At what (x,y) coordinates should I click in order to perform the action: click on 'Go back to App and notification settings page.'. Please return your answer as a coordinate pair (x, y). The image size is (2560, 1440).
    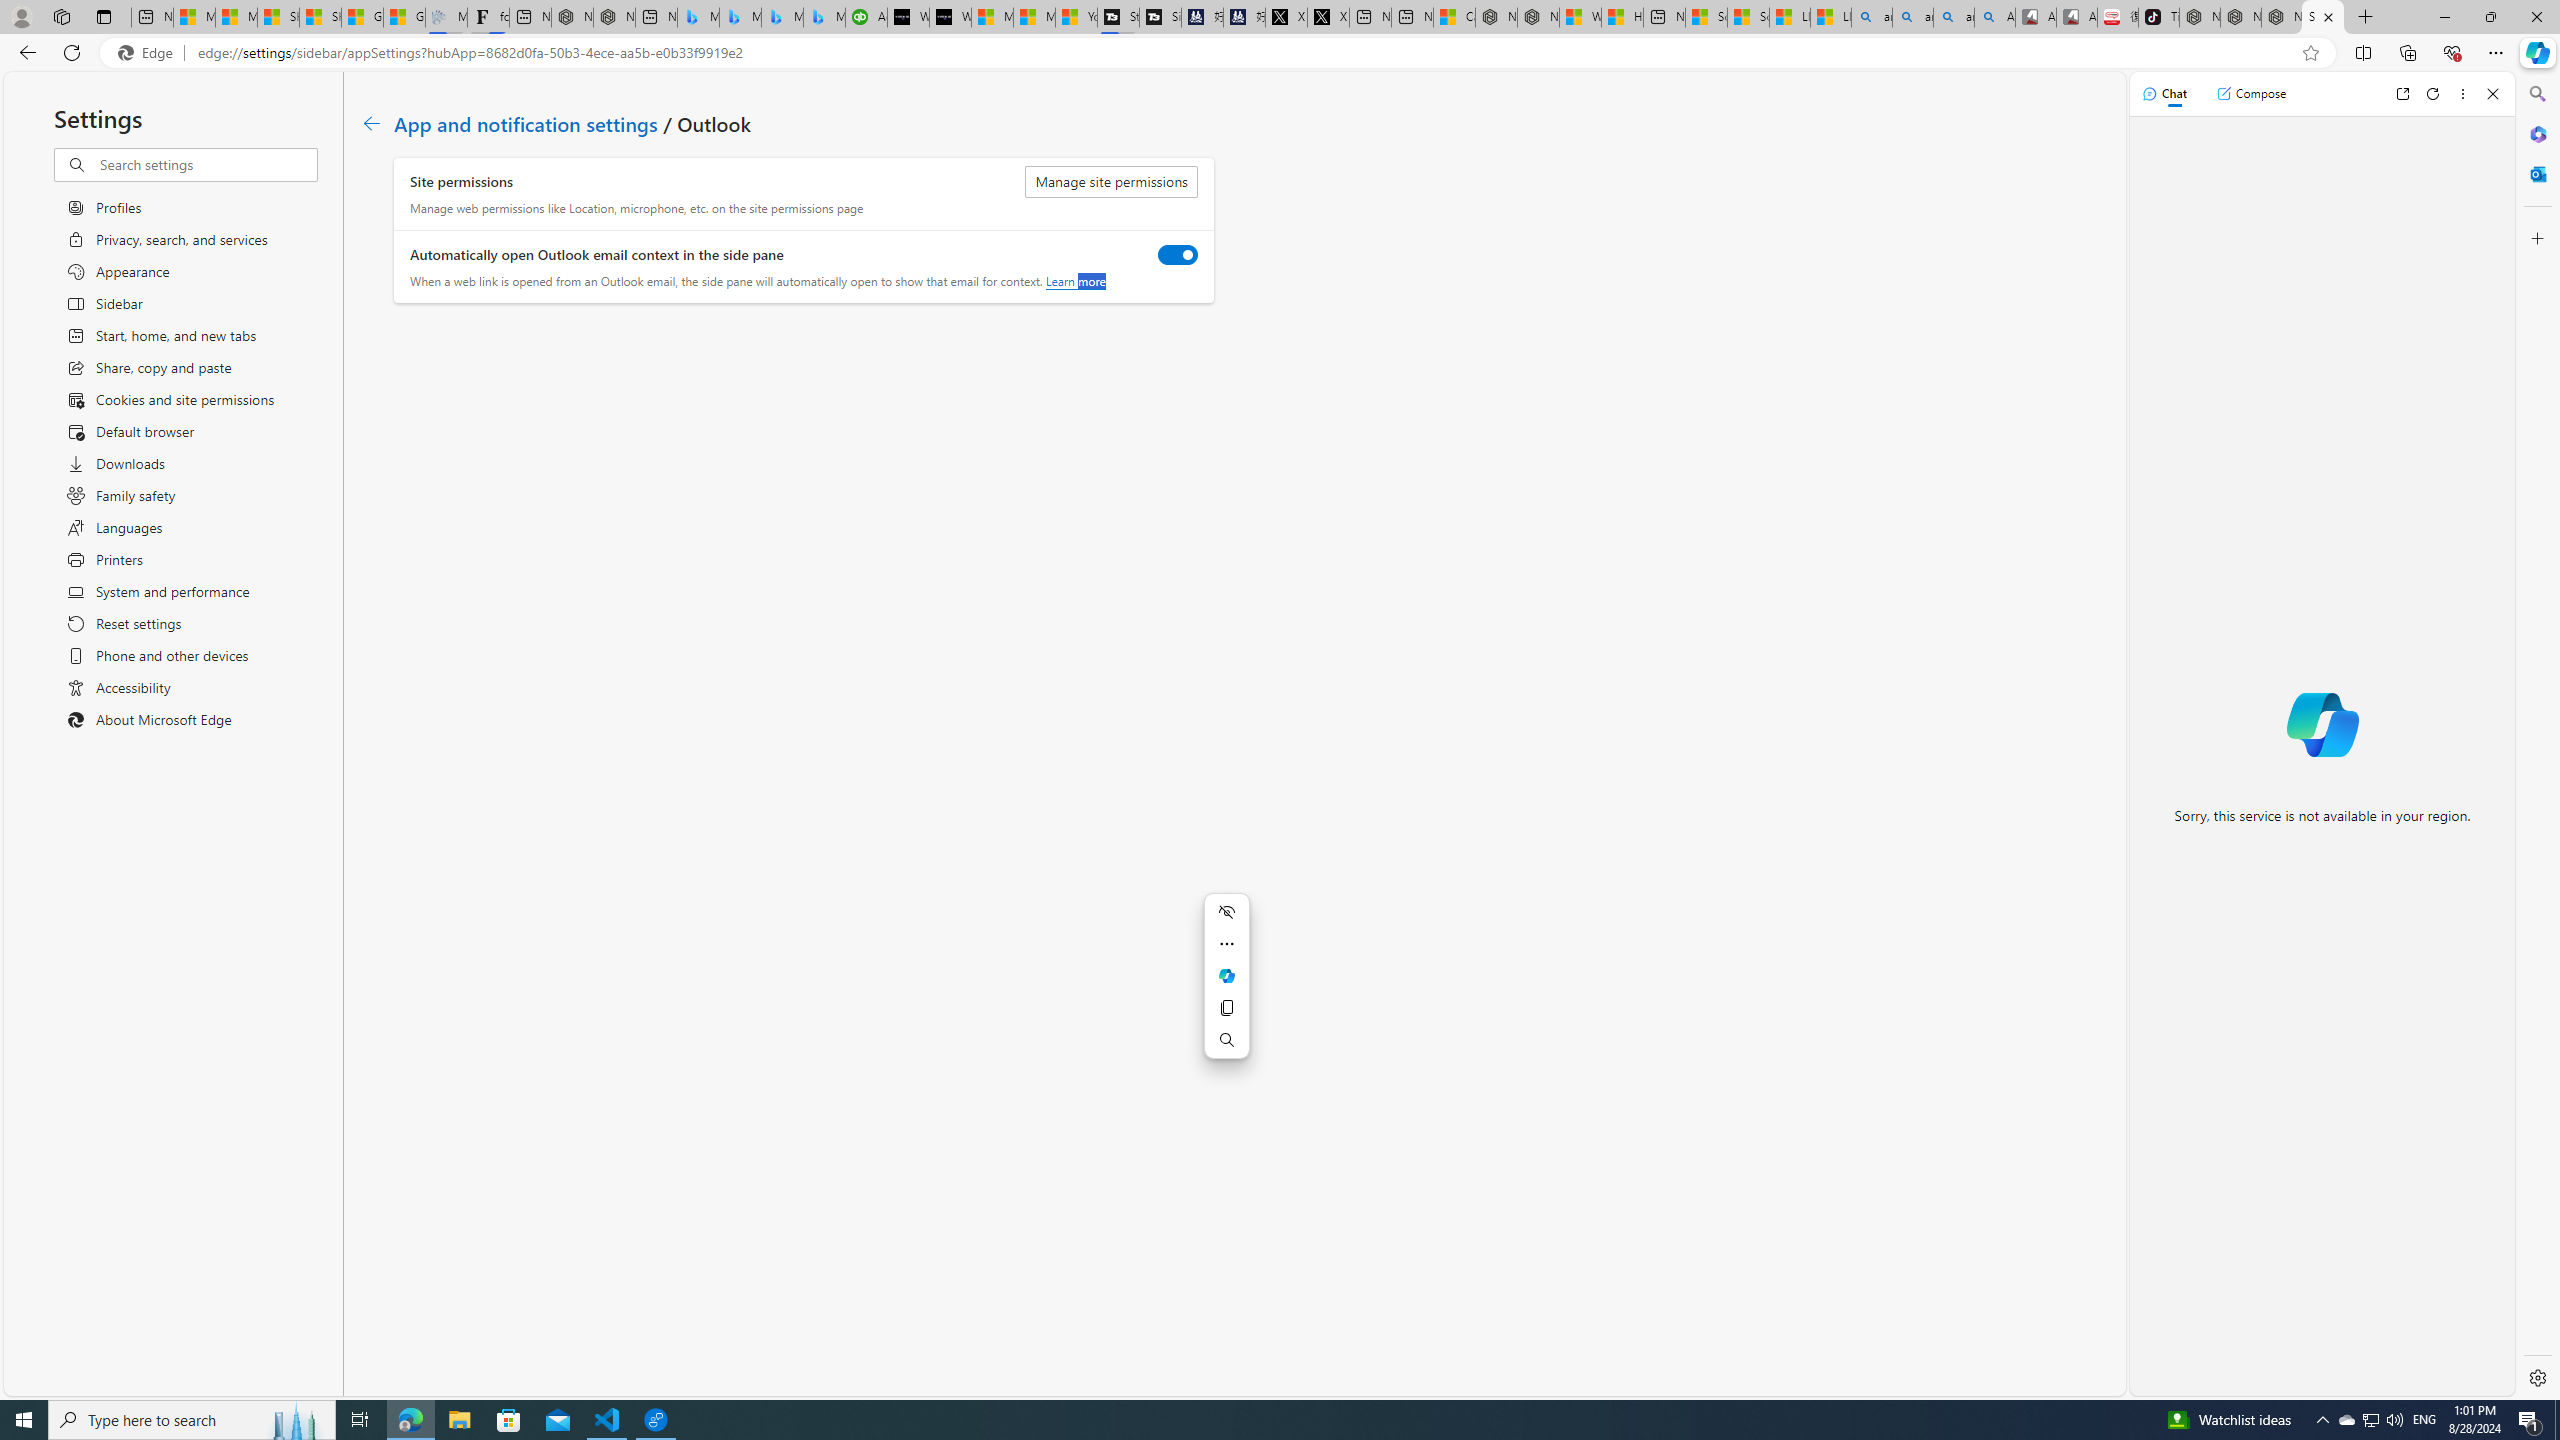
    Looking at the image, I should click on (370, 123).